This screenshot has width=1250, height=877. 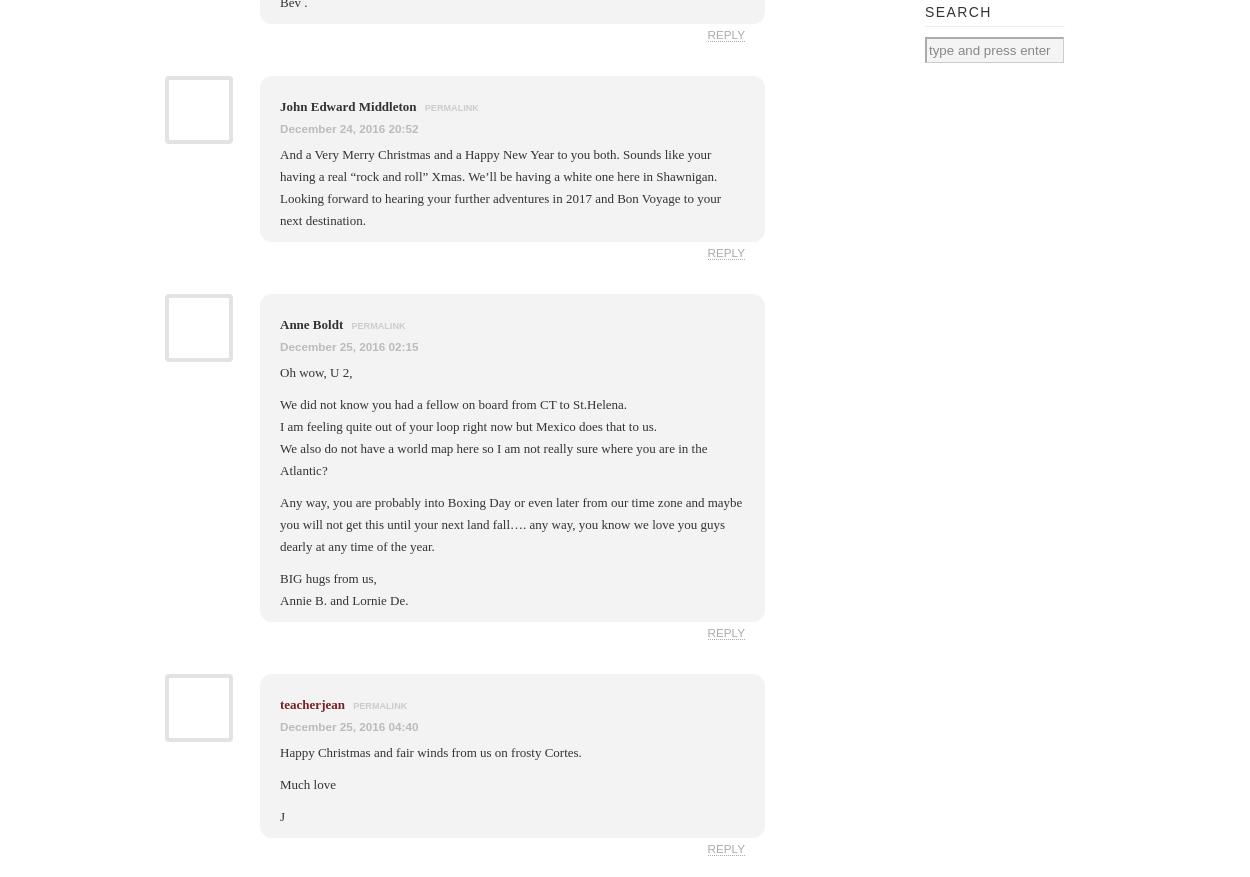 What do you see at coordinates (282, 815) in the screenshot?
I see `'J'` at bounding box center [282, 815].